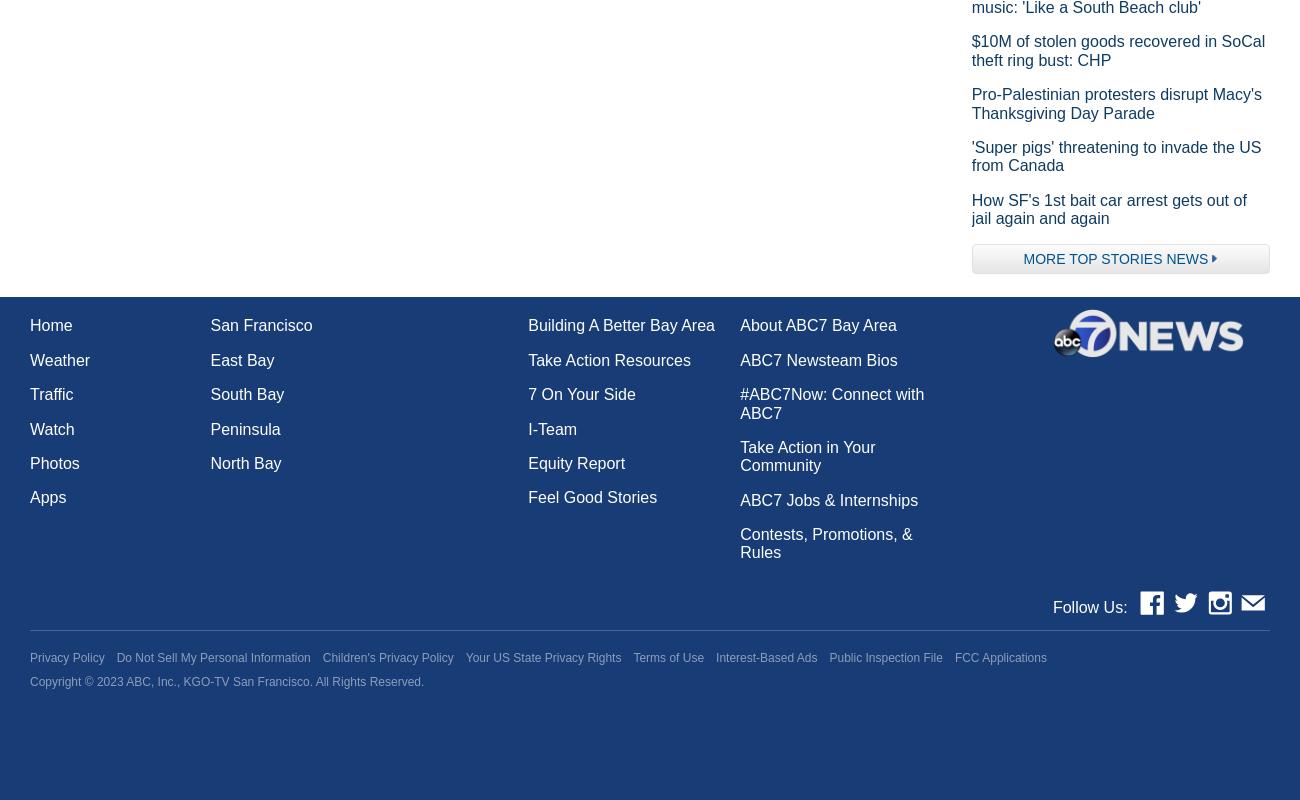 This screenshot has width=1300, height=800. I want to click on 'Children's Privacy Policy', so click(322, 657).